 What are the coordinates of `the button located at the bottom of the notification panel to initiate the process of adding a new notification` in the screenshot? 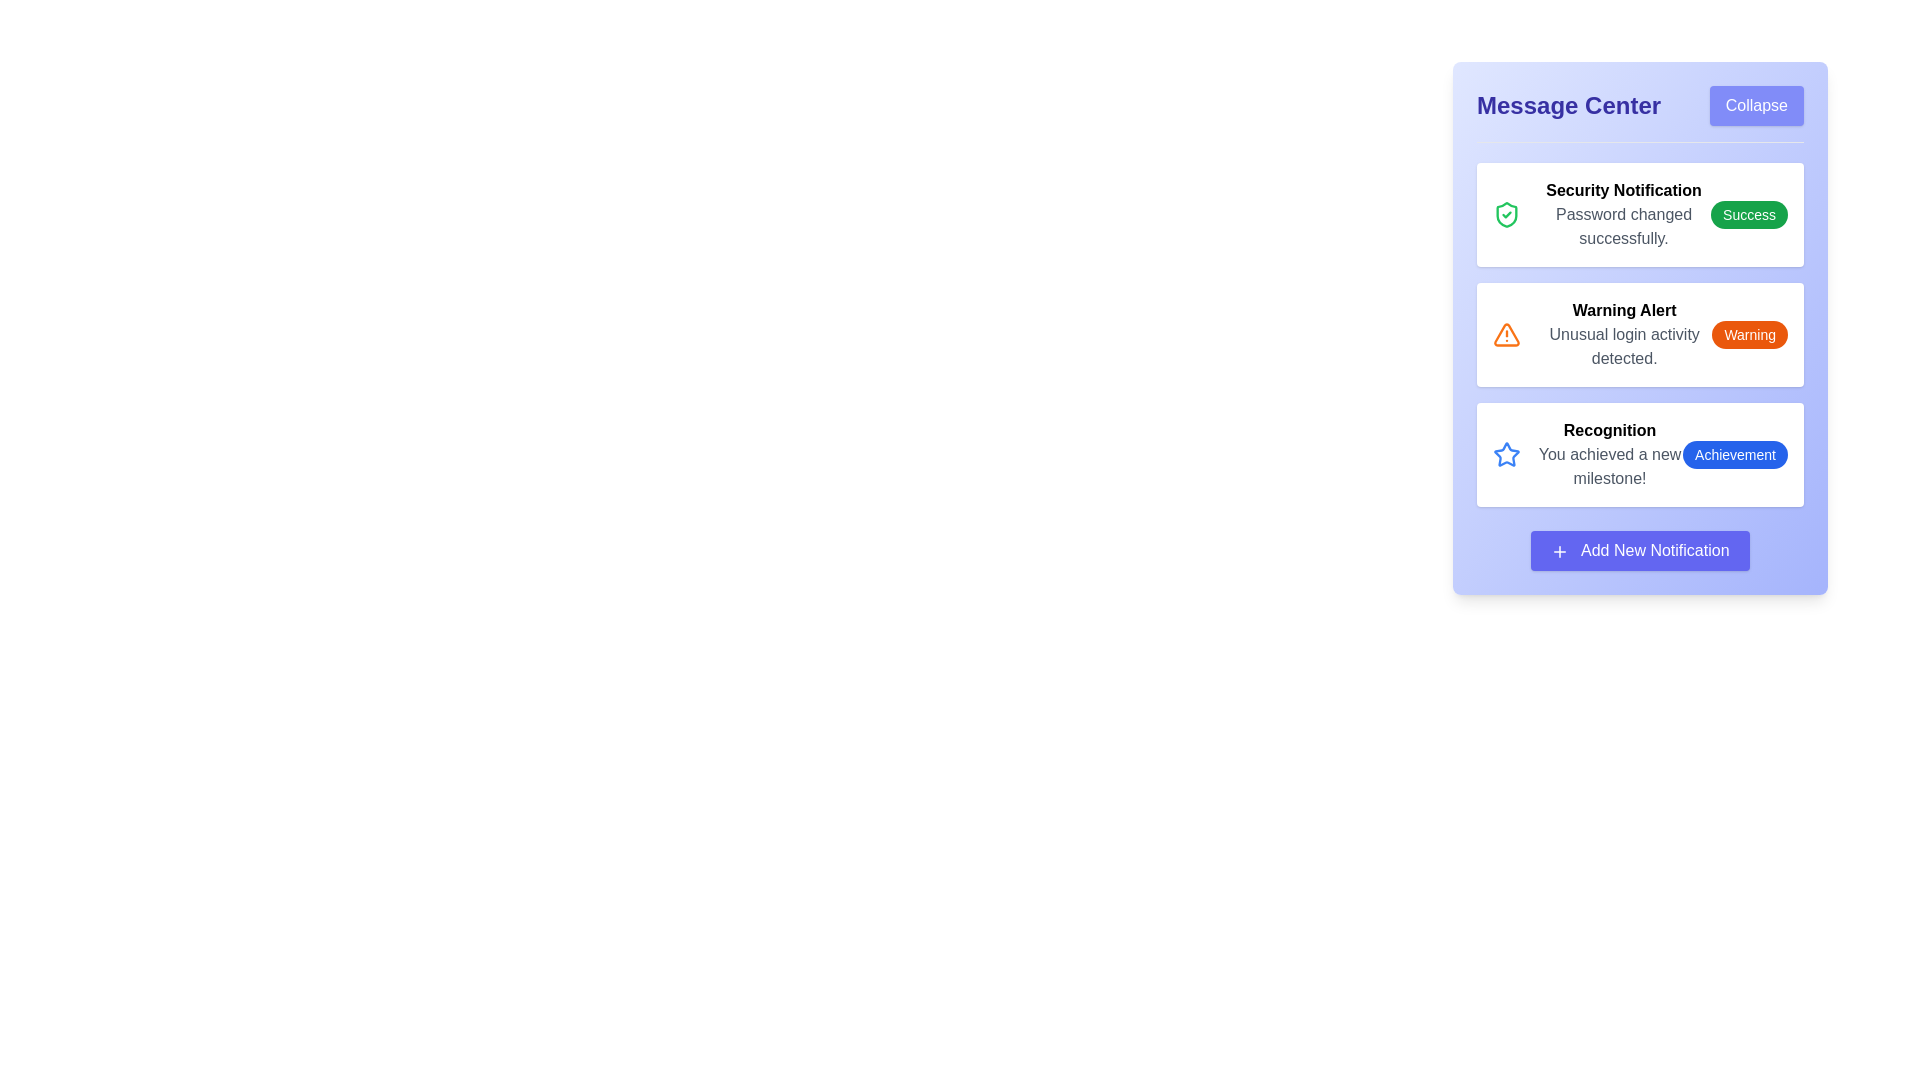 It's located at (1640, 551).